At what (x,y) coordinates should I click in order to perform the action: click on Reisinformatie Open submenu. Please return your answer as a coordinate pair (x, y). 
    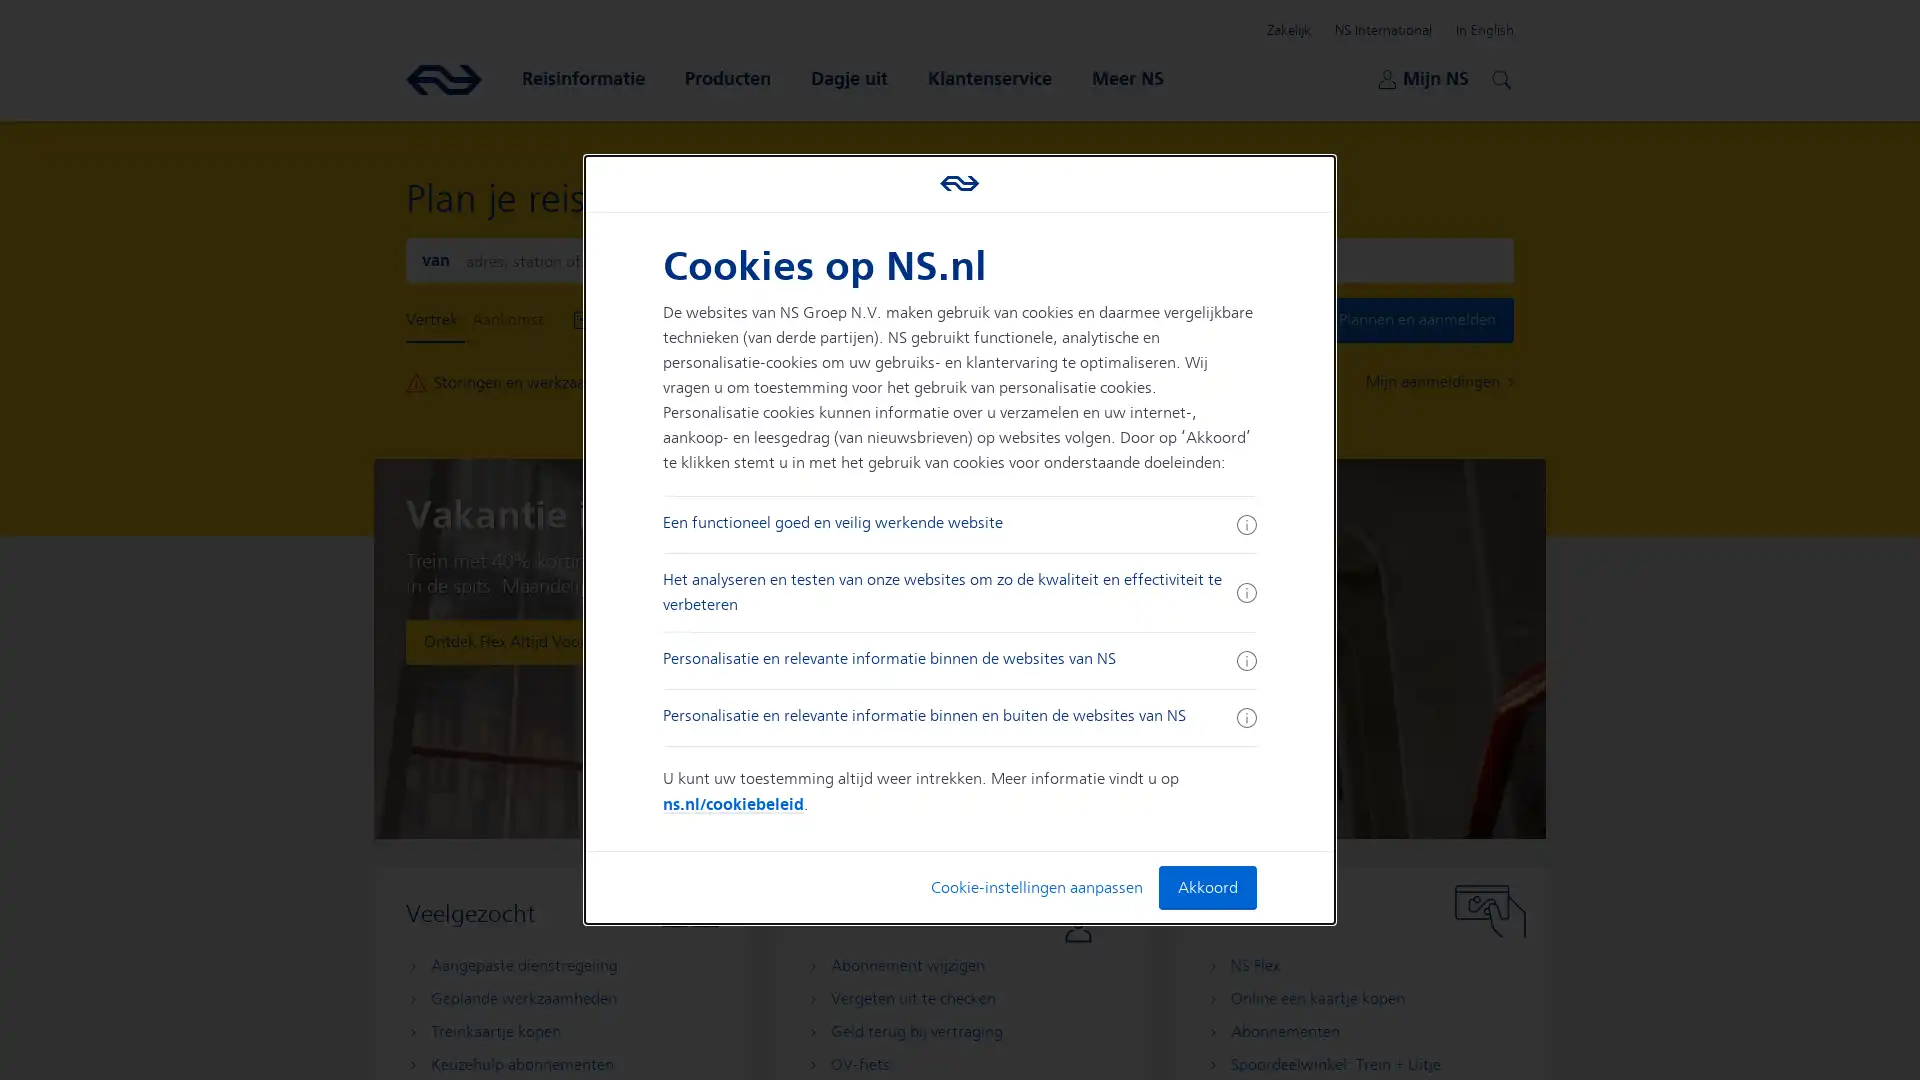
    Looking at the image, I should click on (582, 77).